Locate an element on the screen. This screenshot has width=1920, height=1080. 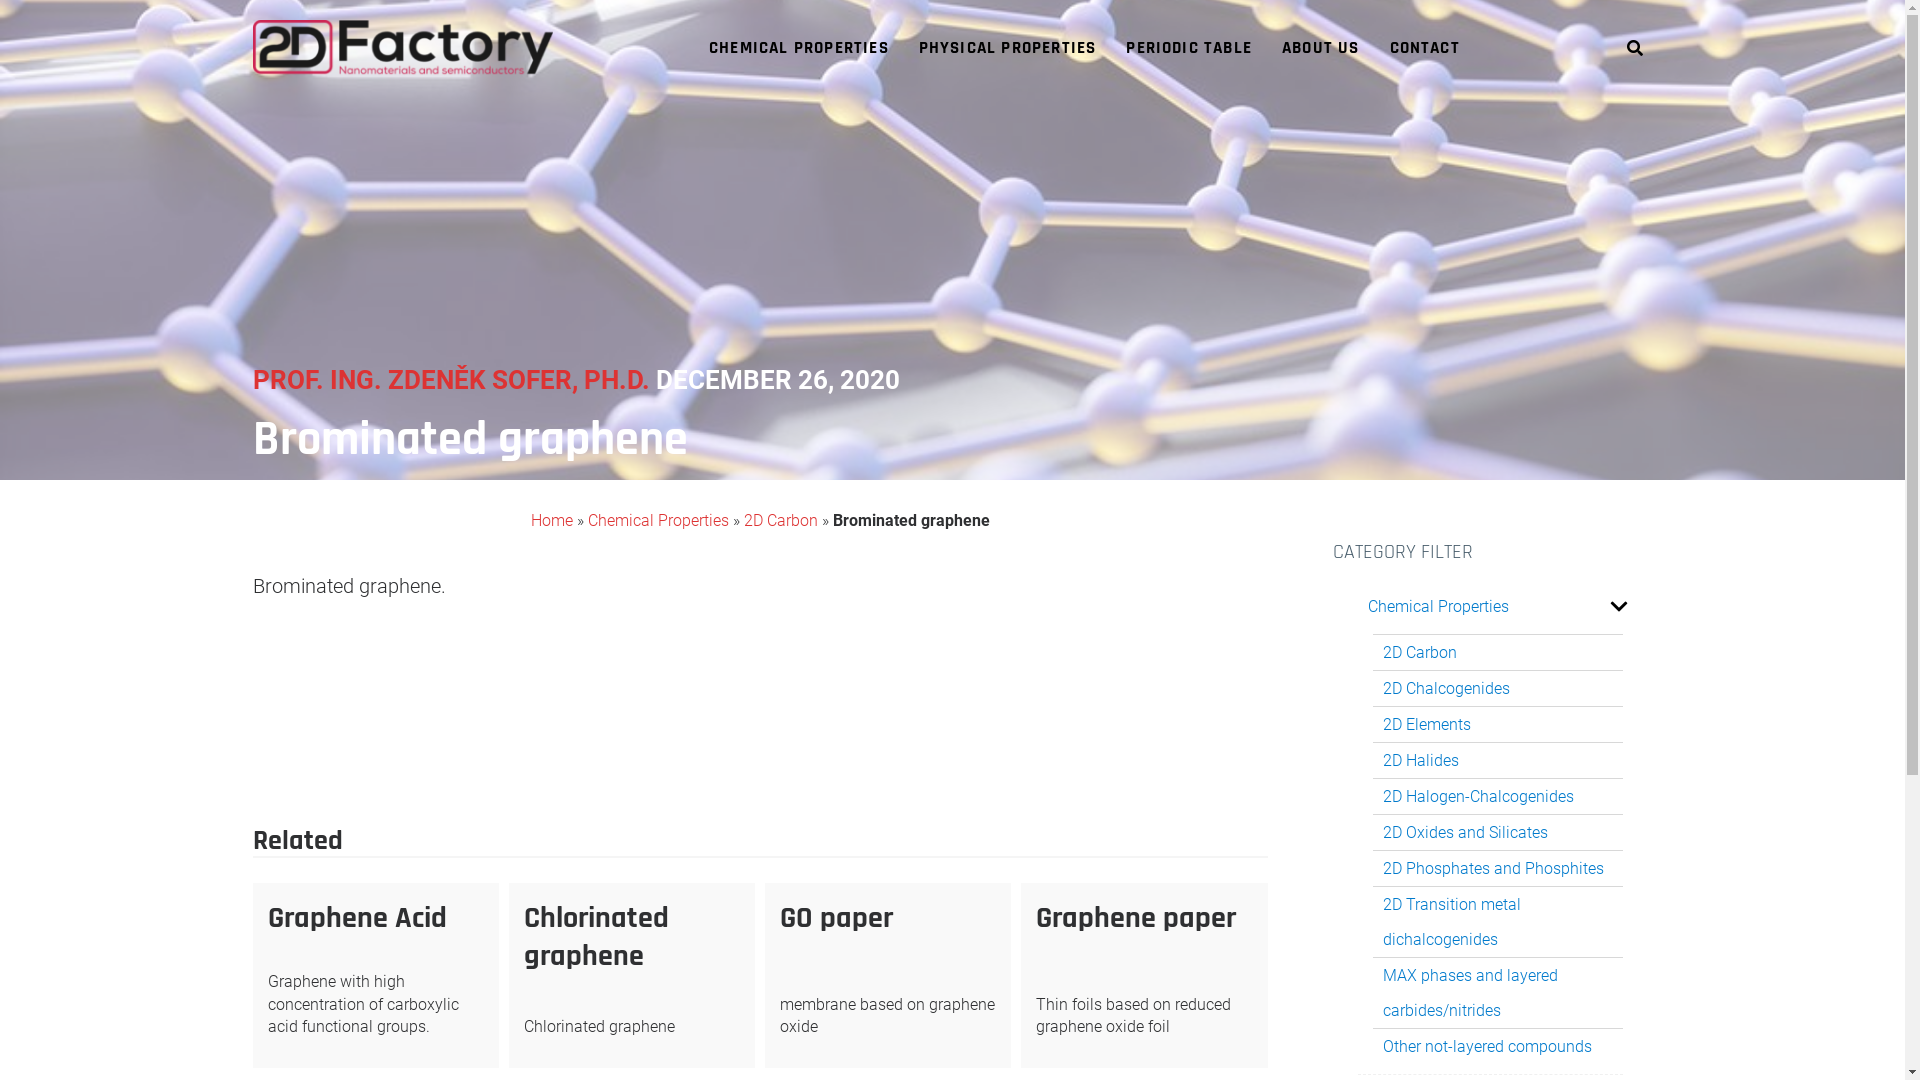
'Search' is located at coordinates (1591, 122).